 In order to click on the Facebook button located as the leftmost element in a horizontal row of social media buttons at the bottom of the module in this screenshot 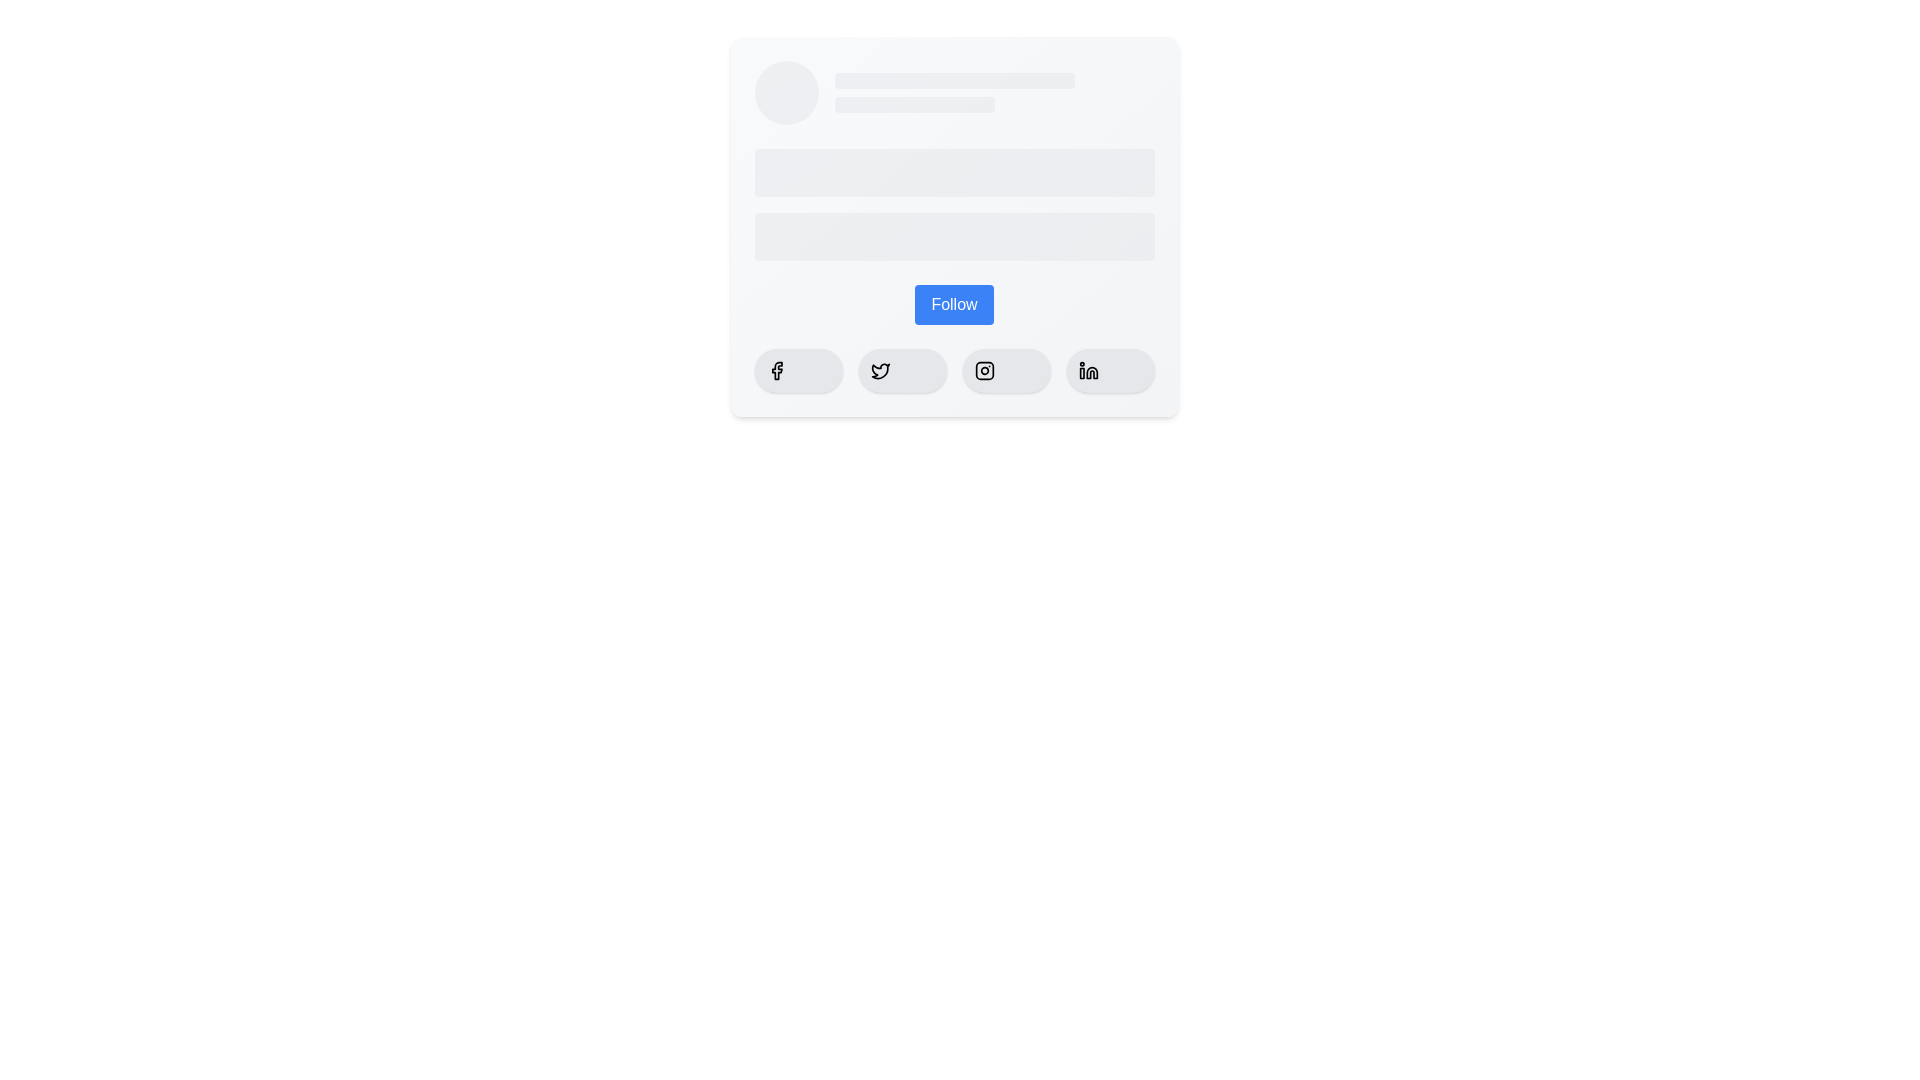, I will do `click(797, 370)`.